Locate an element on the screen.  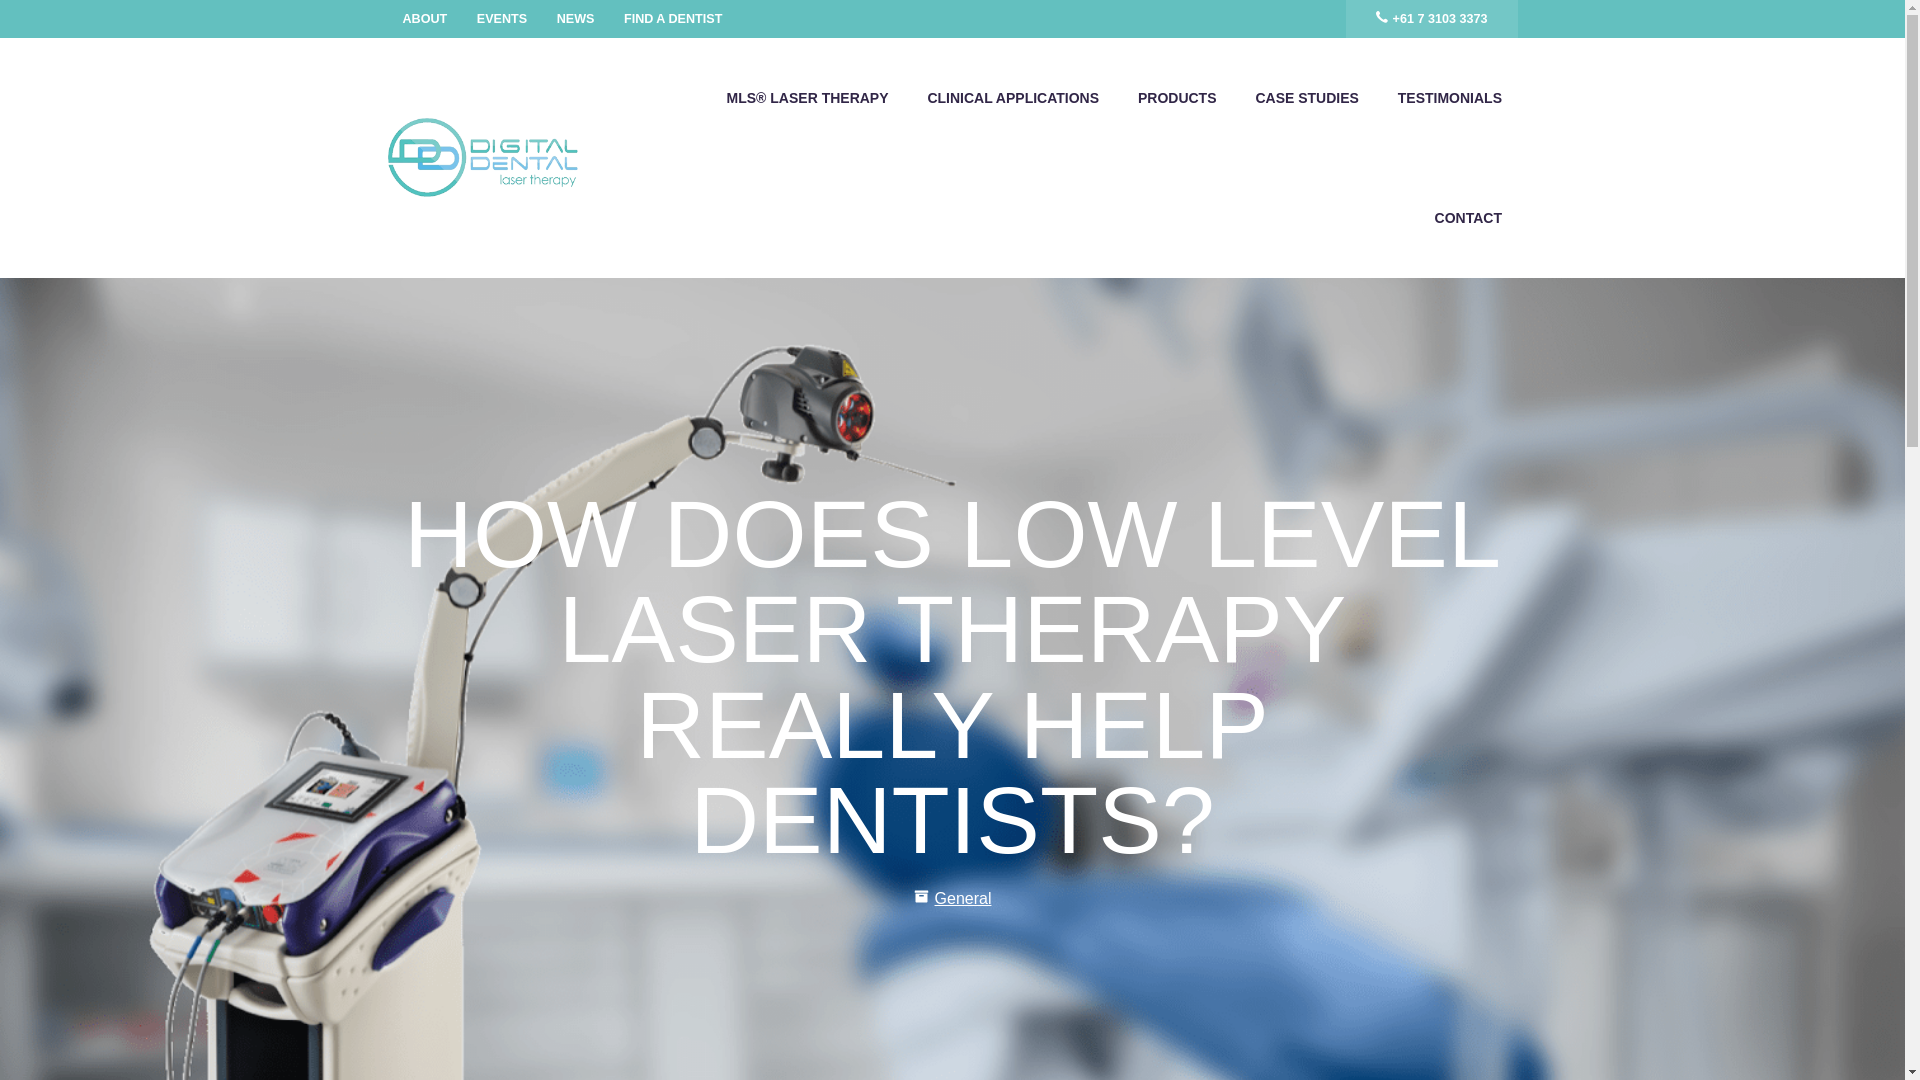
'PRODUCTS' is located at coordinates (1176, 97).